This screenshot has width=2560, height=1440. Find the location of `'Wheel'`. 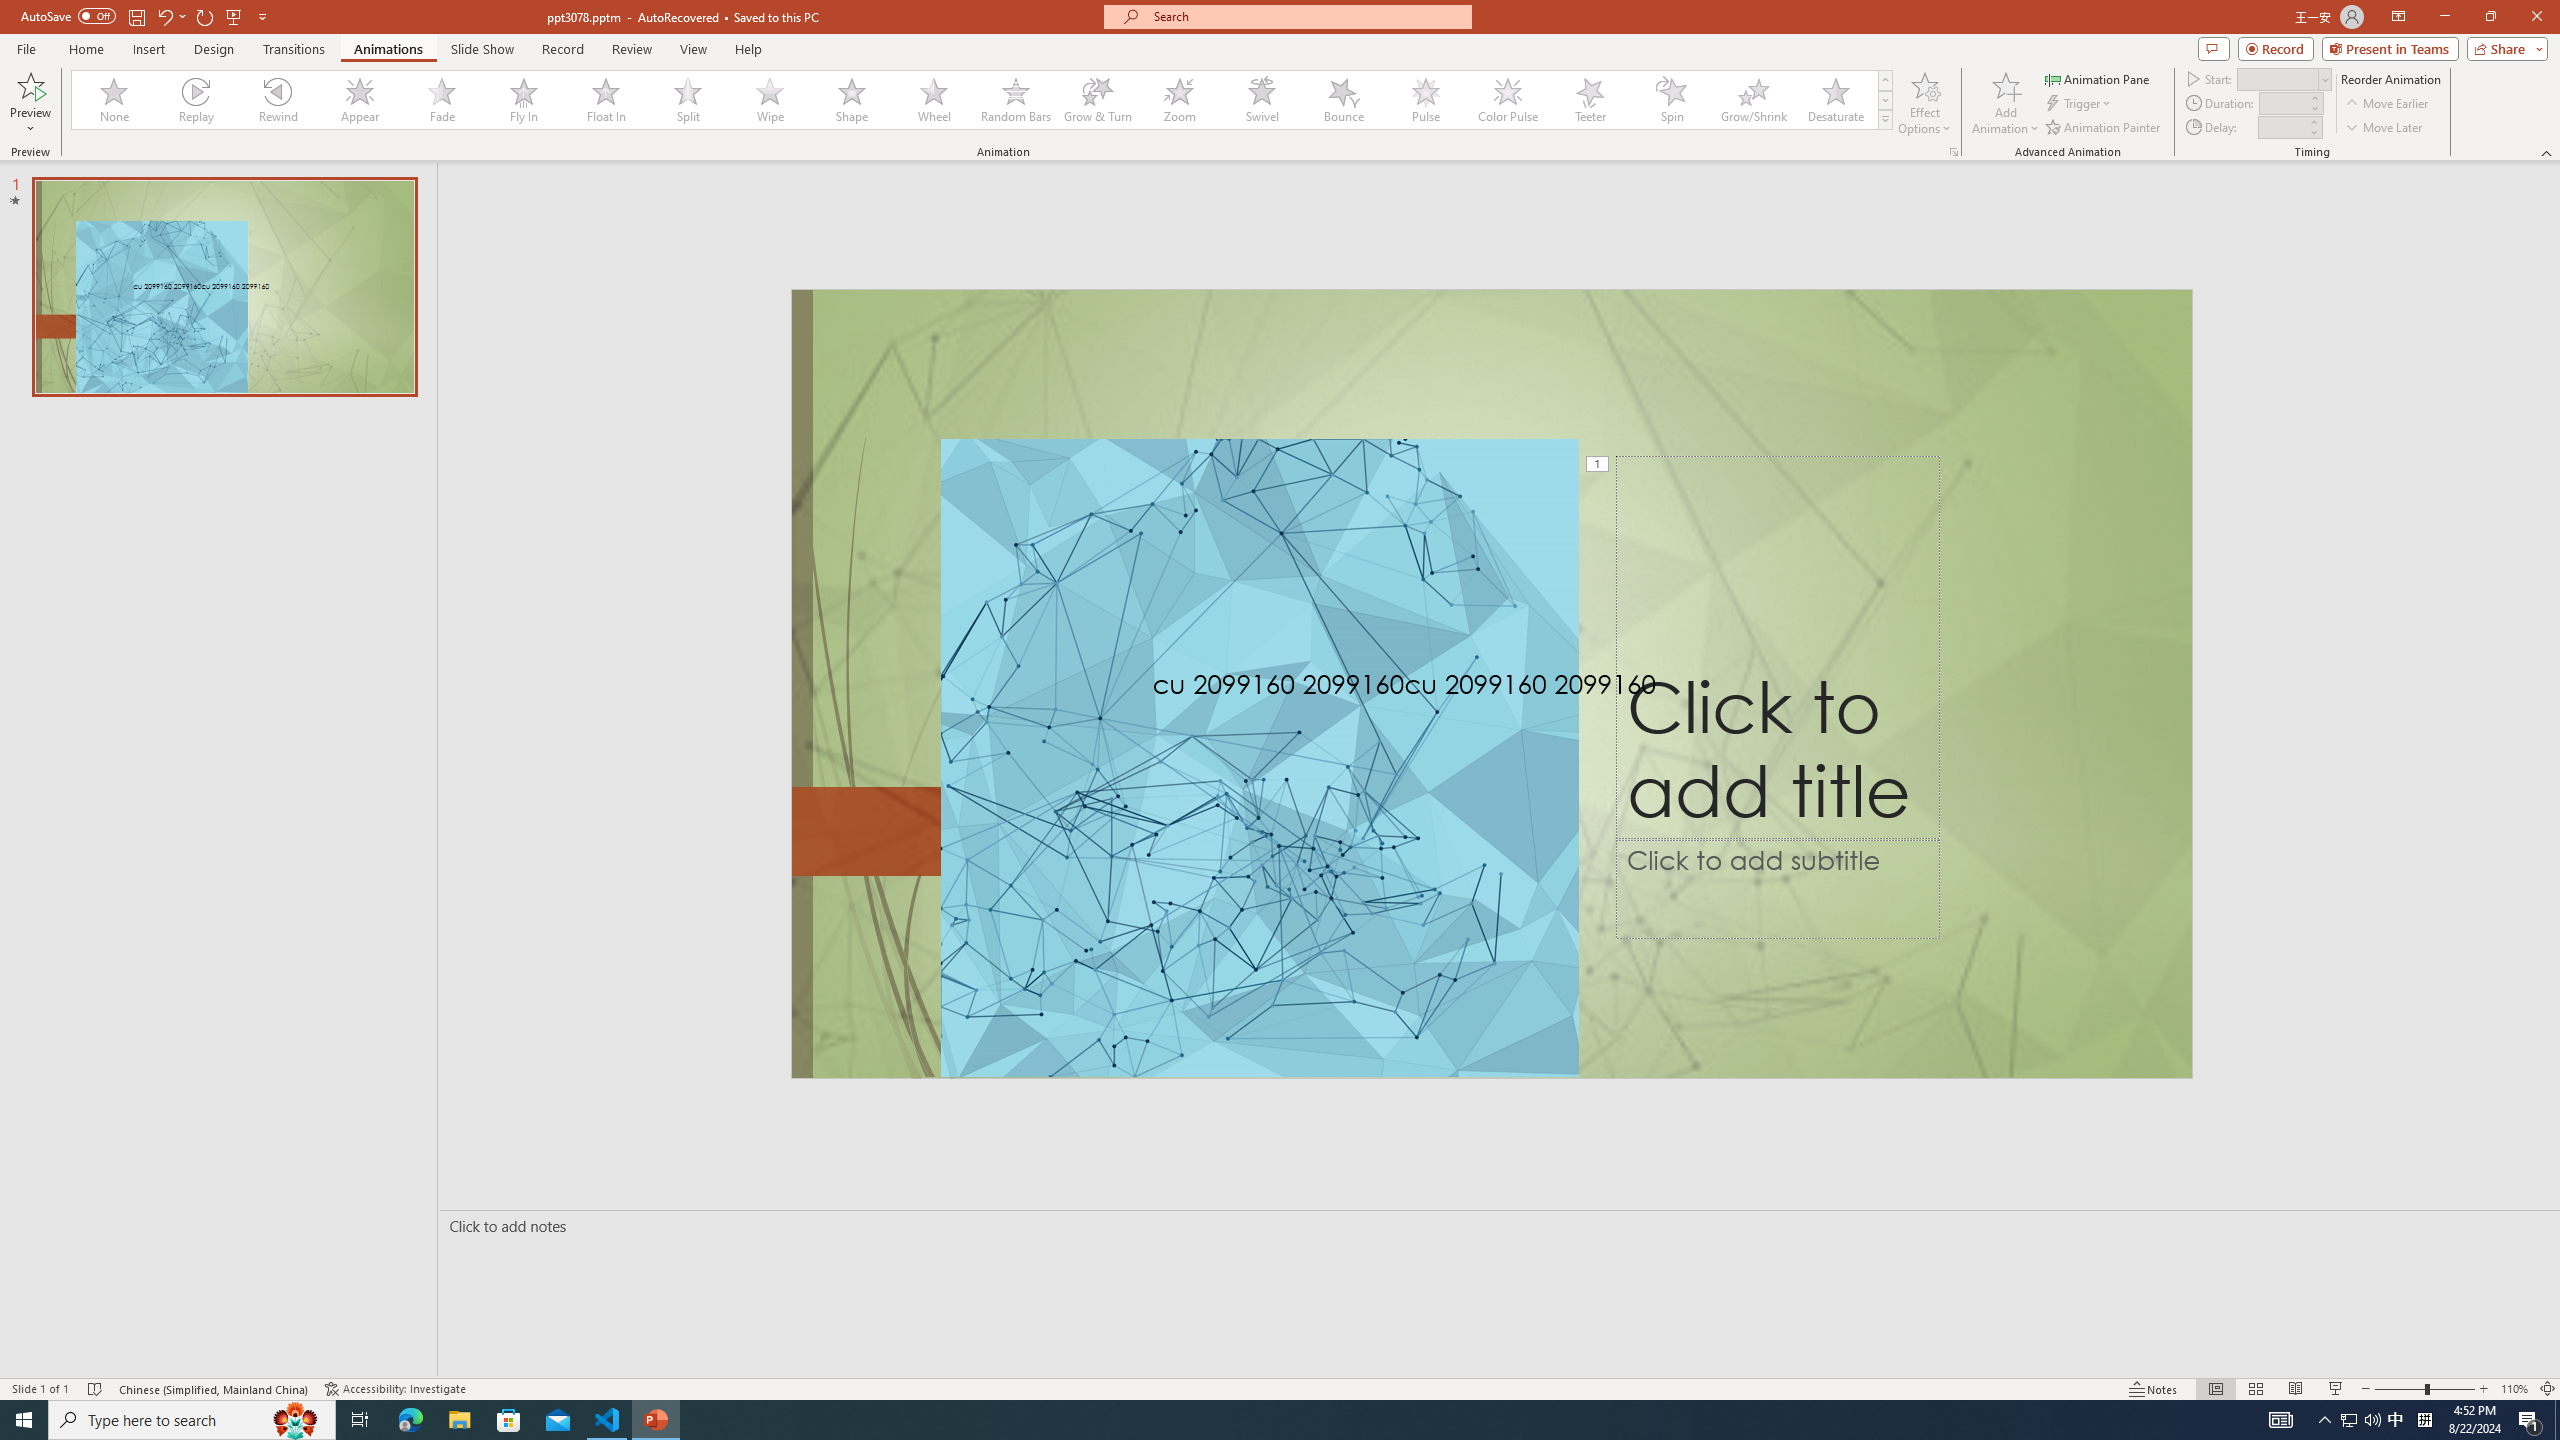

'Wheel' is located at coordinates (933, 99).